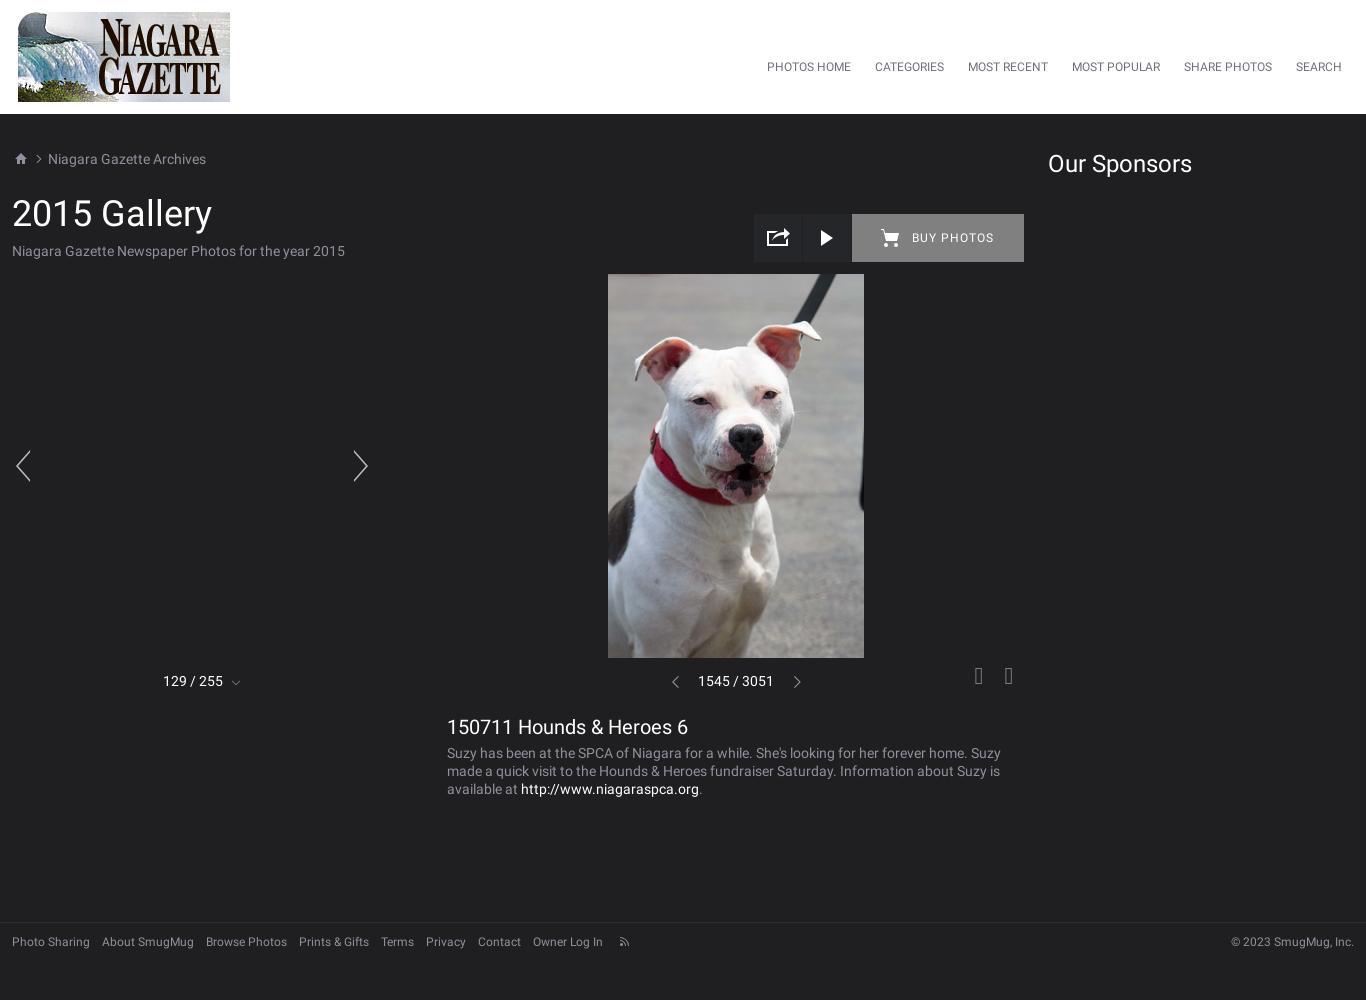  What do you see at coordinates (1318, 66) in the screenshot?
I see `'Search'` at bounding box center [1318, 66].